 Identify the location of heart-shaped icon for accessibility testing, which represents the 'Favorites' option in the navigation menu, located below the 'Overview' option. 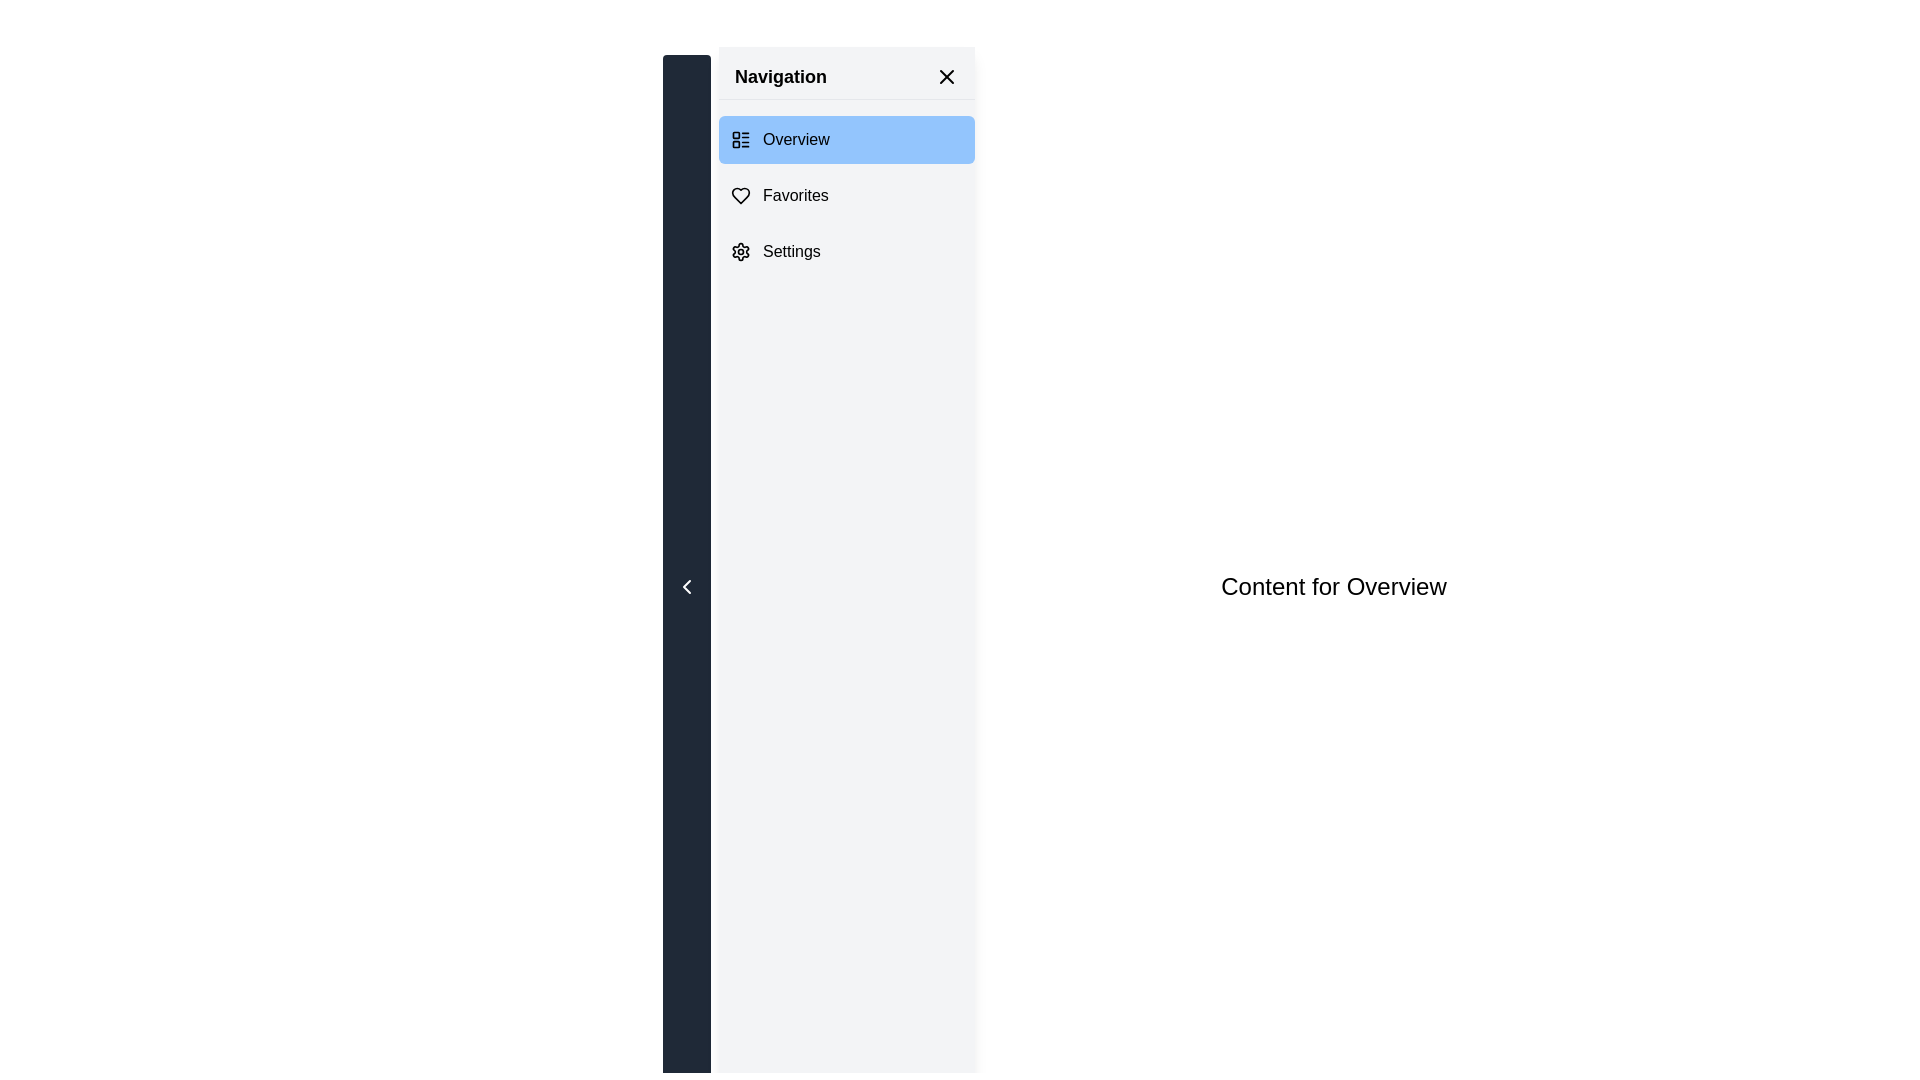
(739, 196).